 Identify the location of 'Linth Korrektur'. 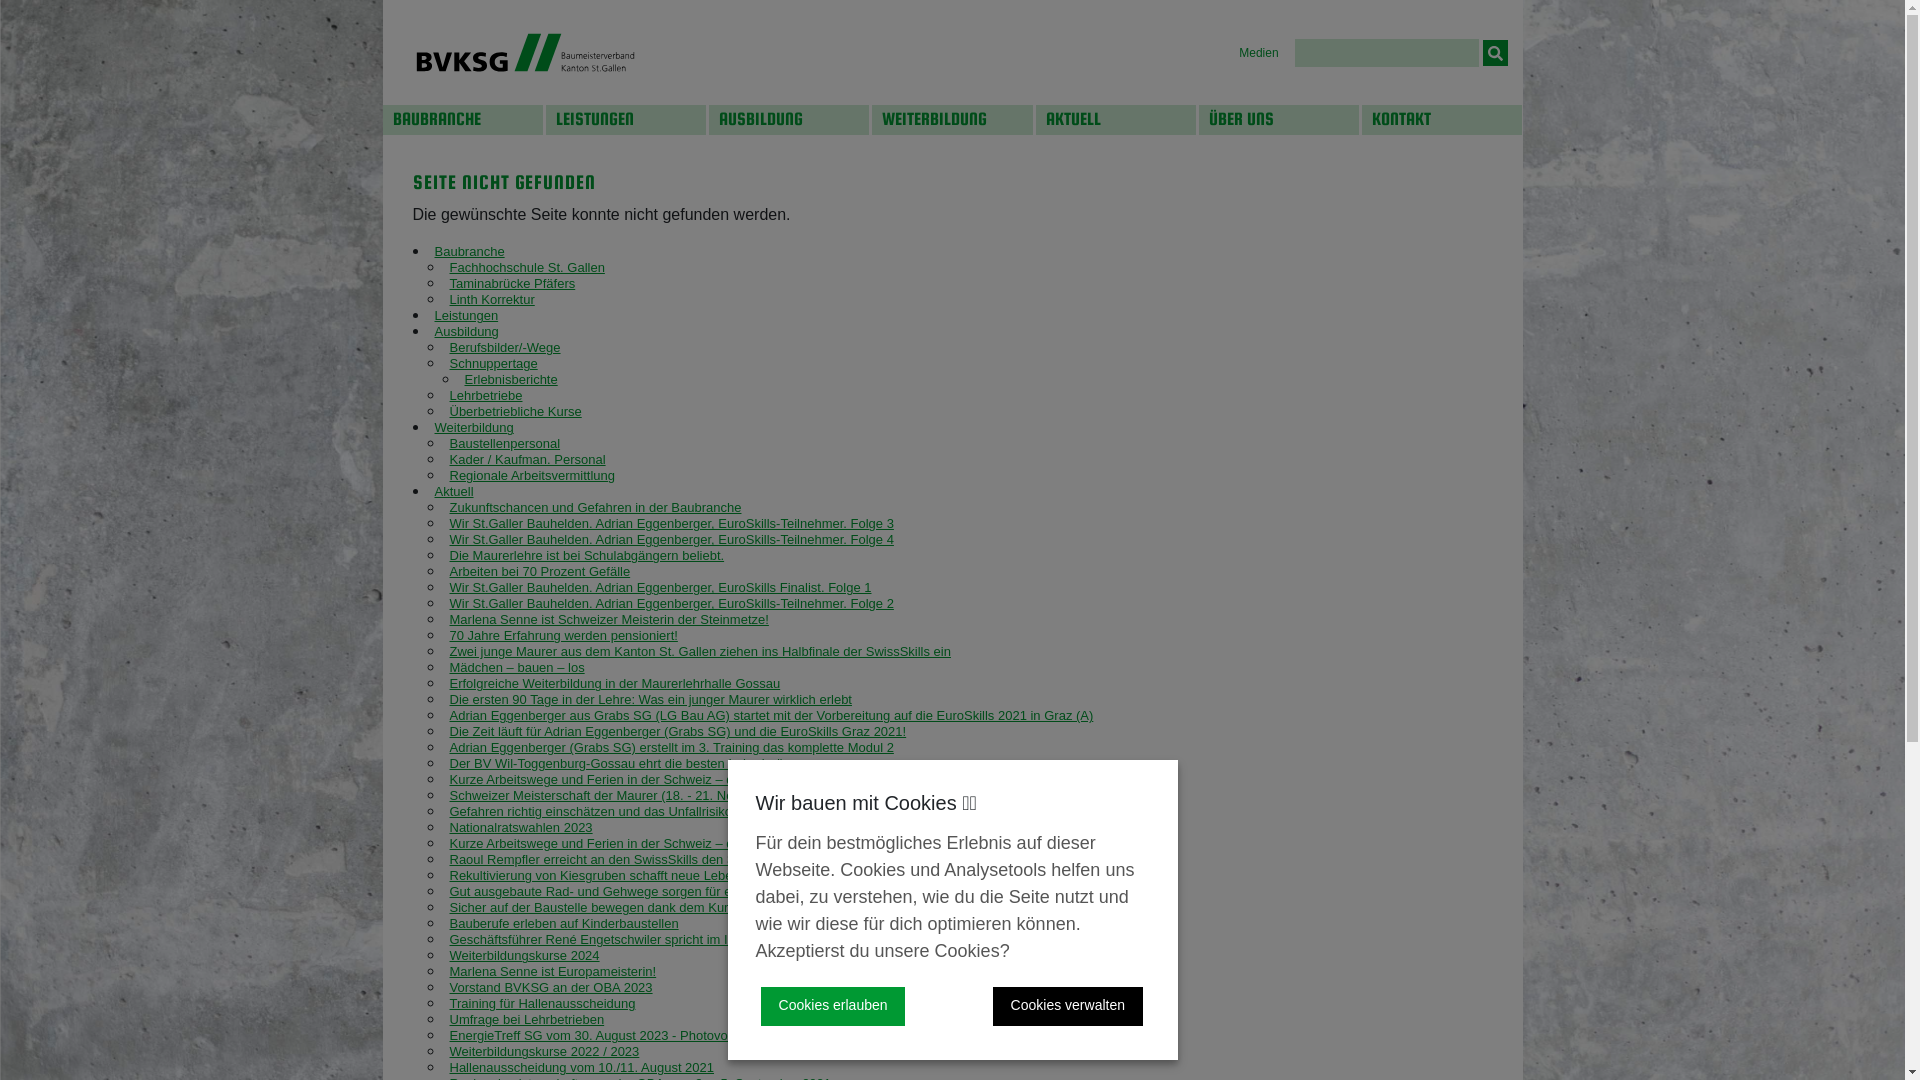
(492, 299).